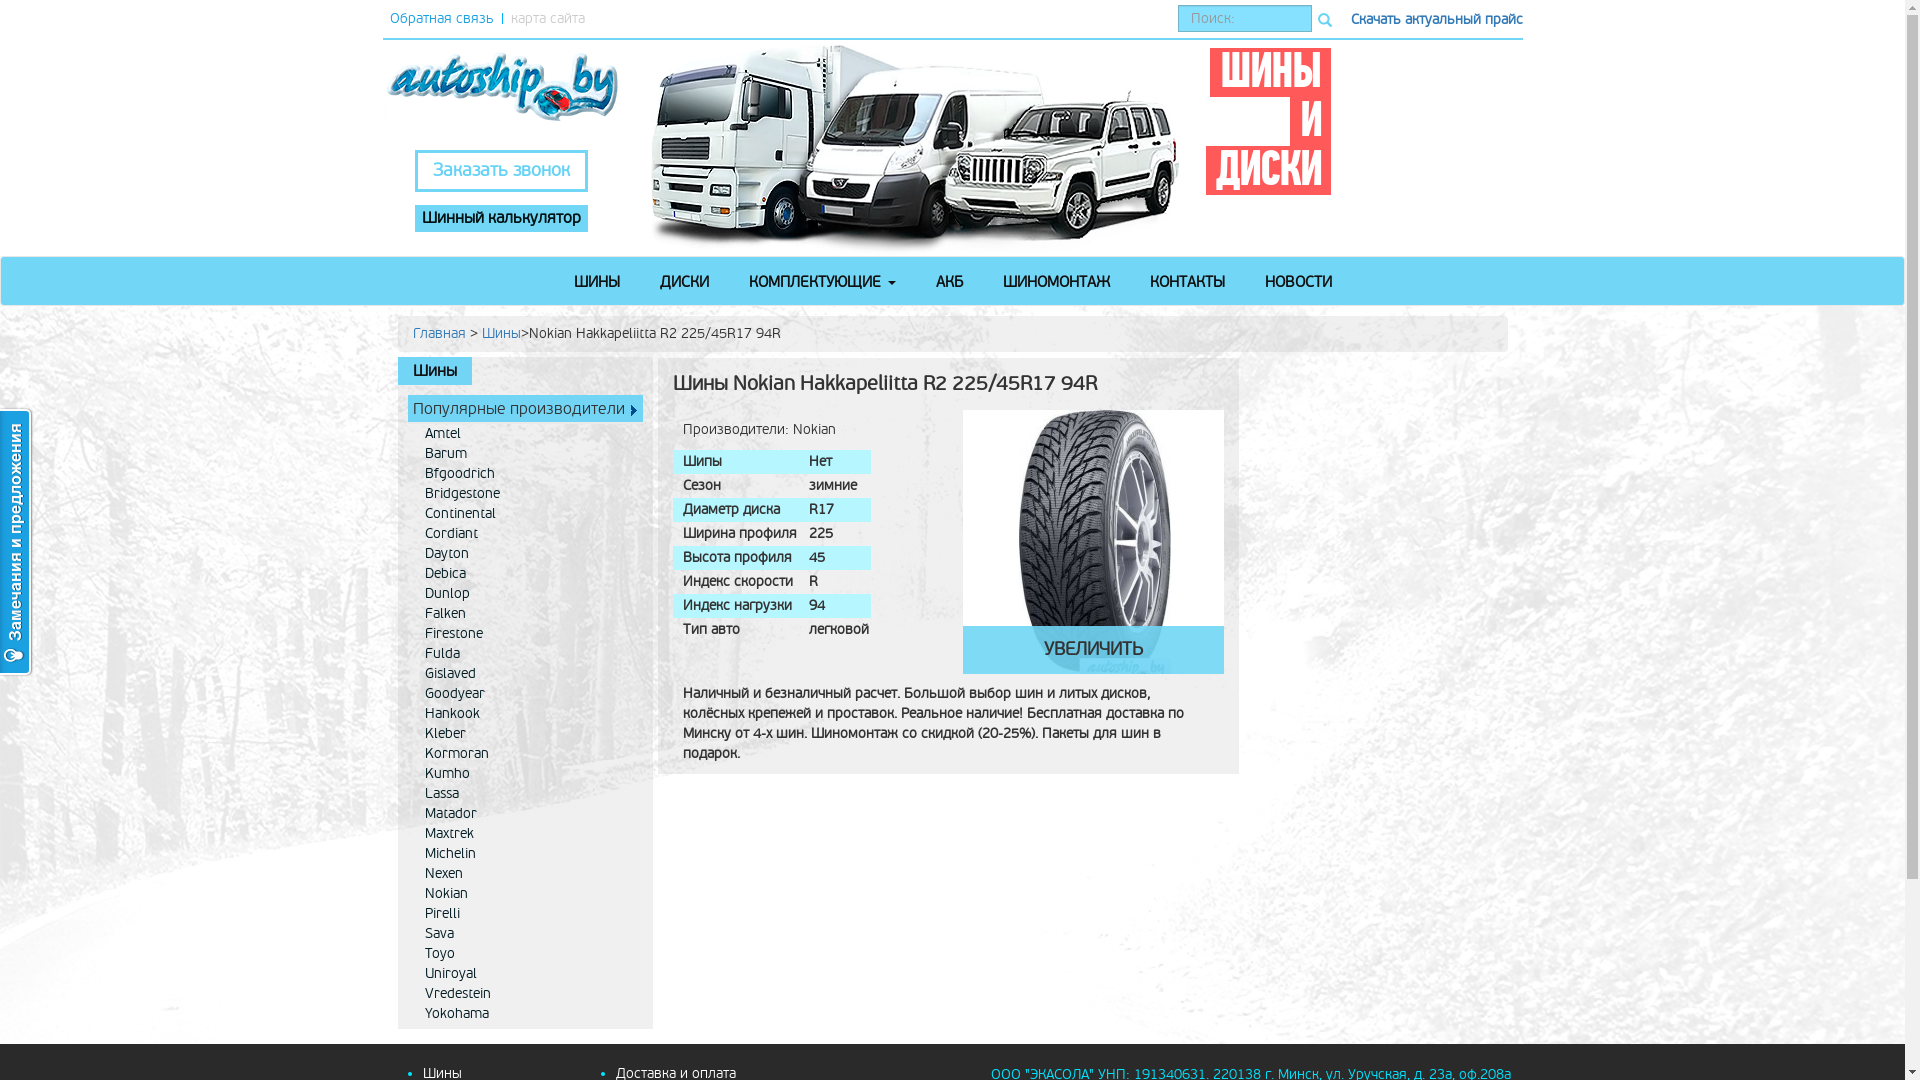  Describe the element at coordinates (528, 693) in the screenshot. I see `'Goodyear'` at that location.